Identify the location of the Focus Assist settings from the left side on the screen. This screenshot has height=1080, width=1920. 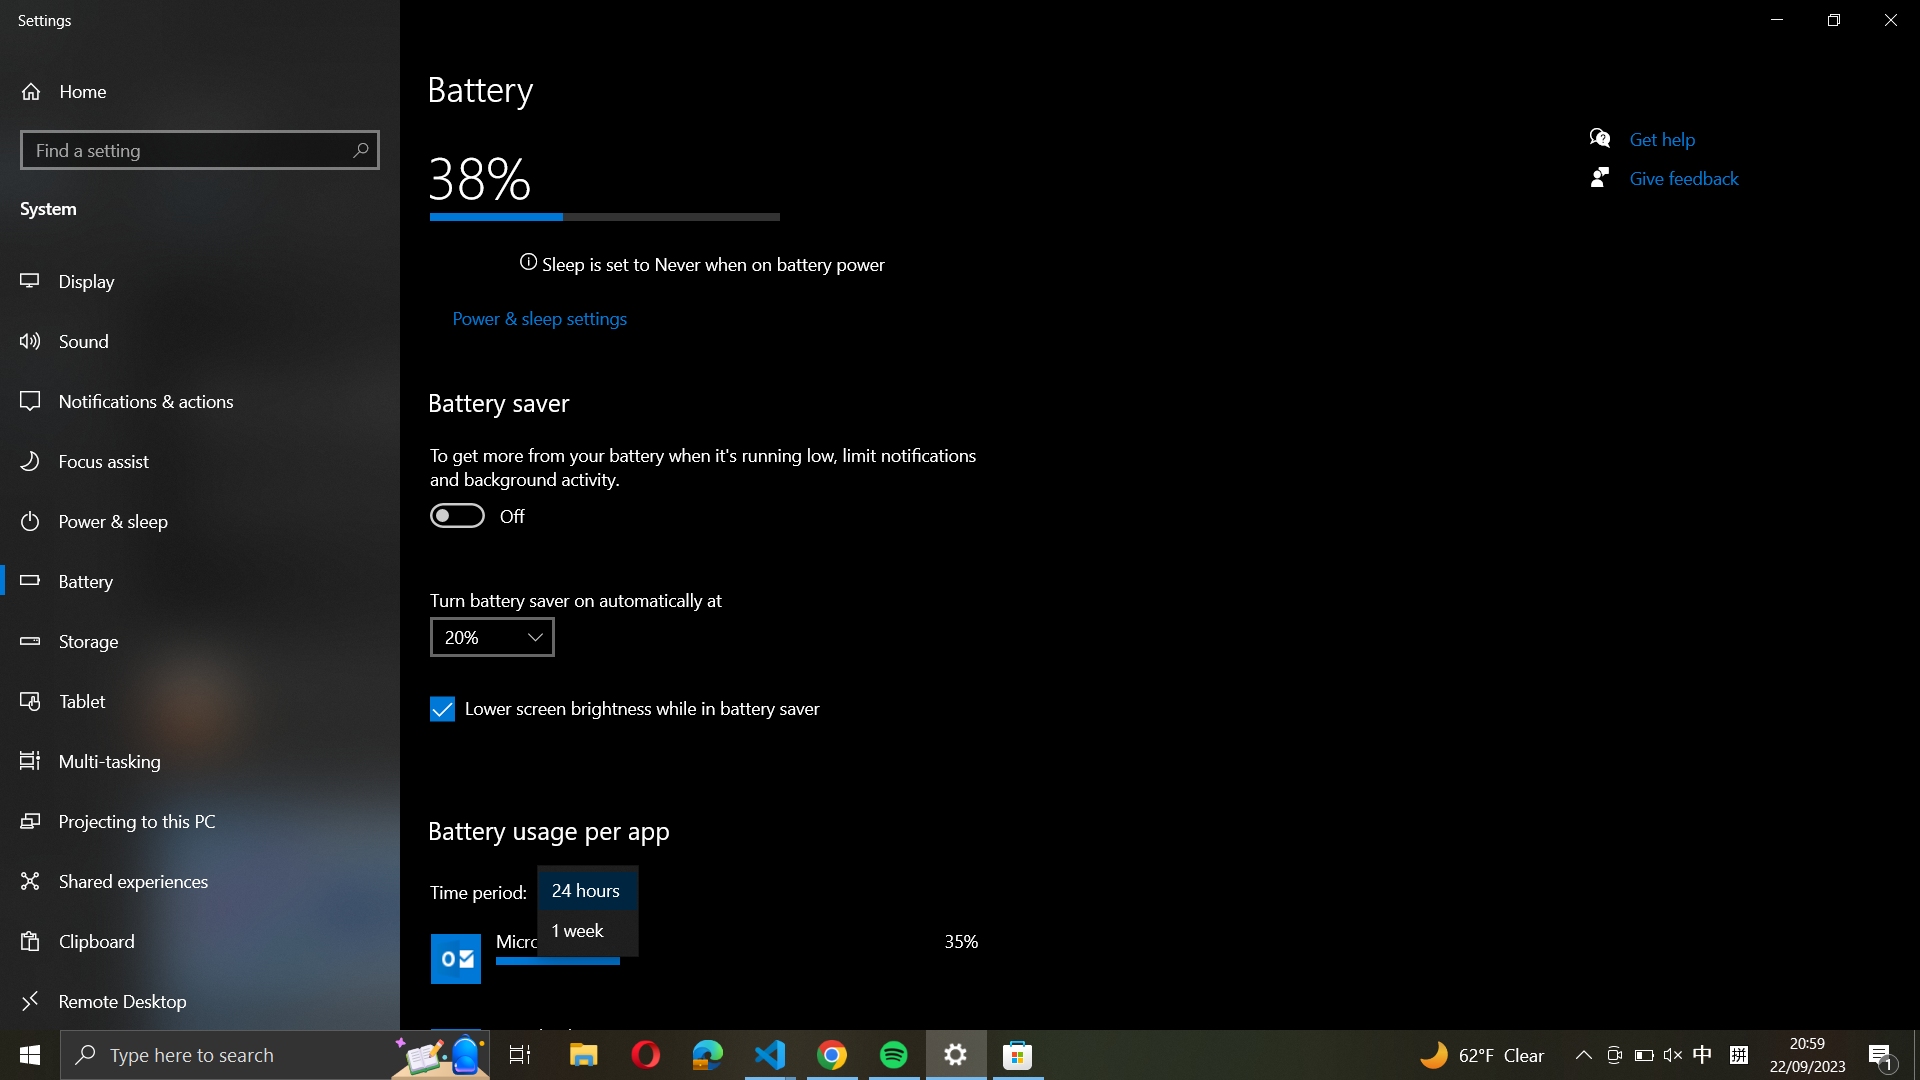
(202, 462).